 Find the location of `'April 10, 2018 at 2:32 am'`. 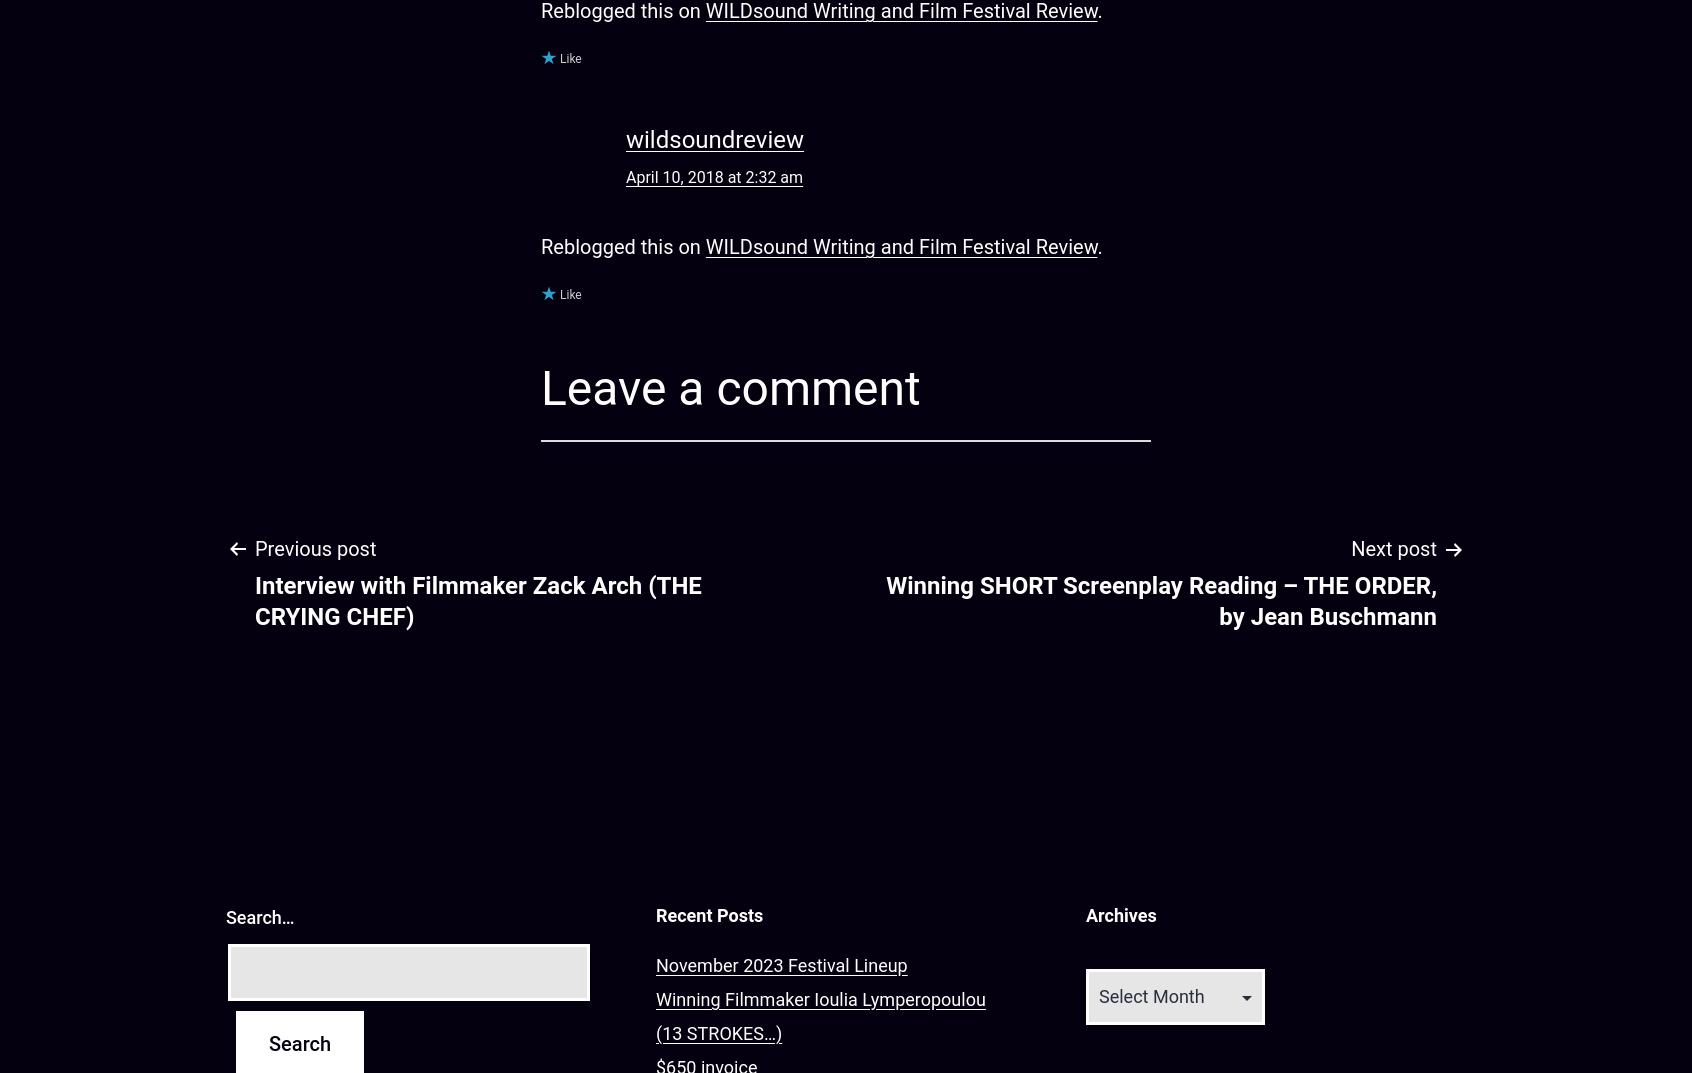

'April 10, 2018 at 2:32 am' is located at coordinates (713, 175).